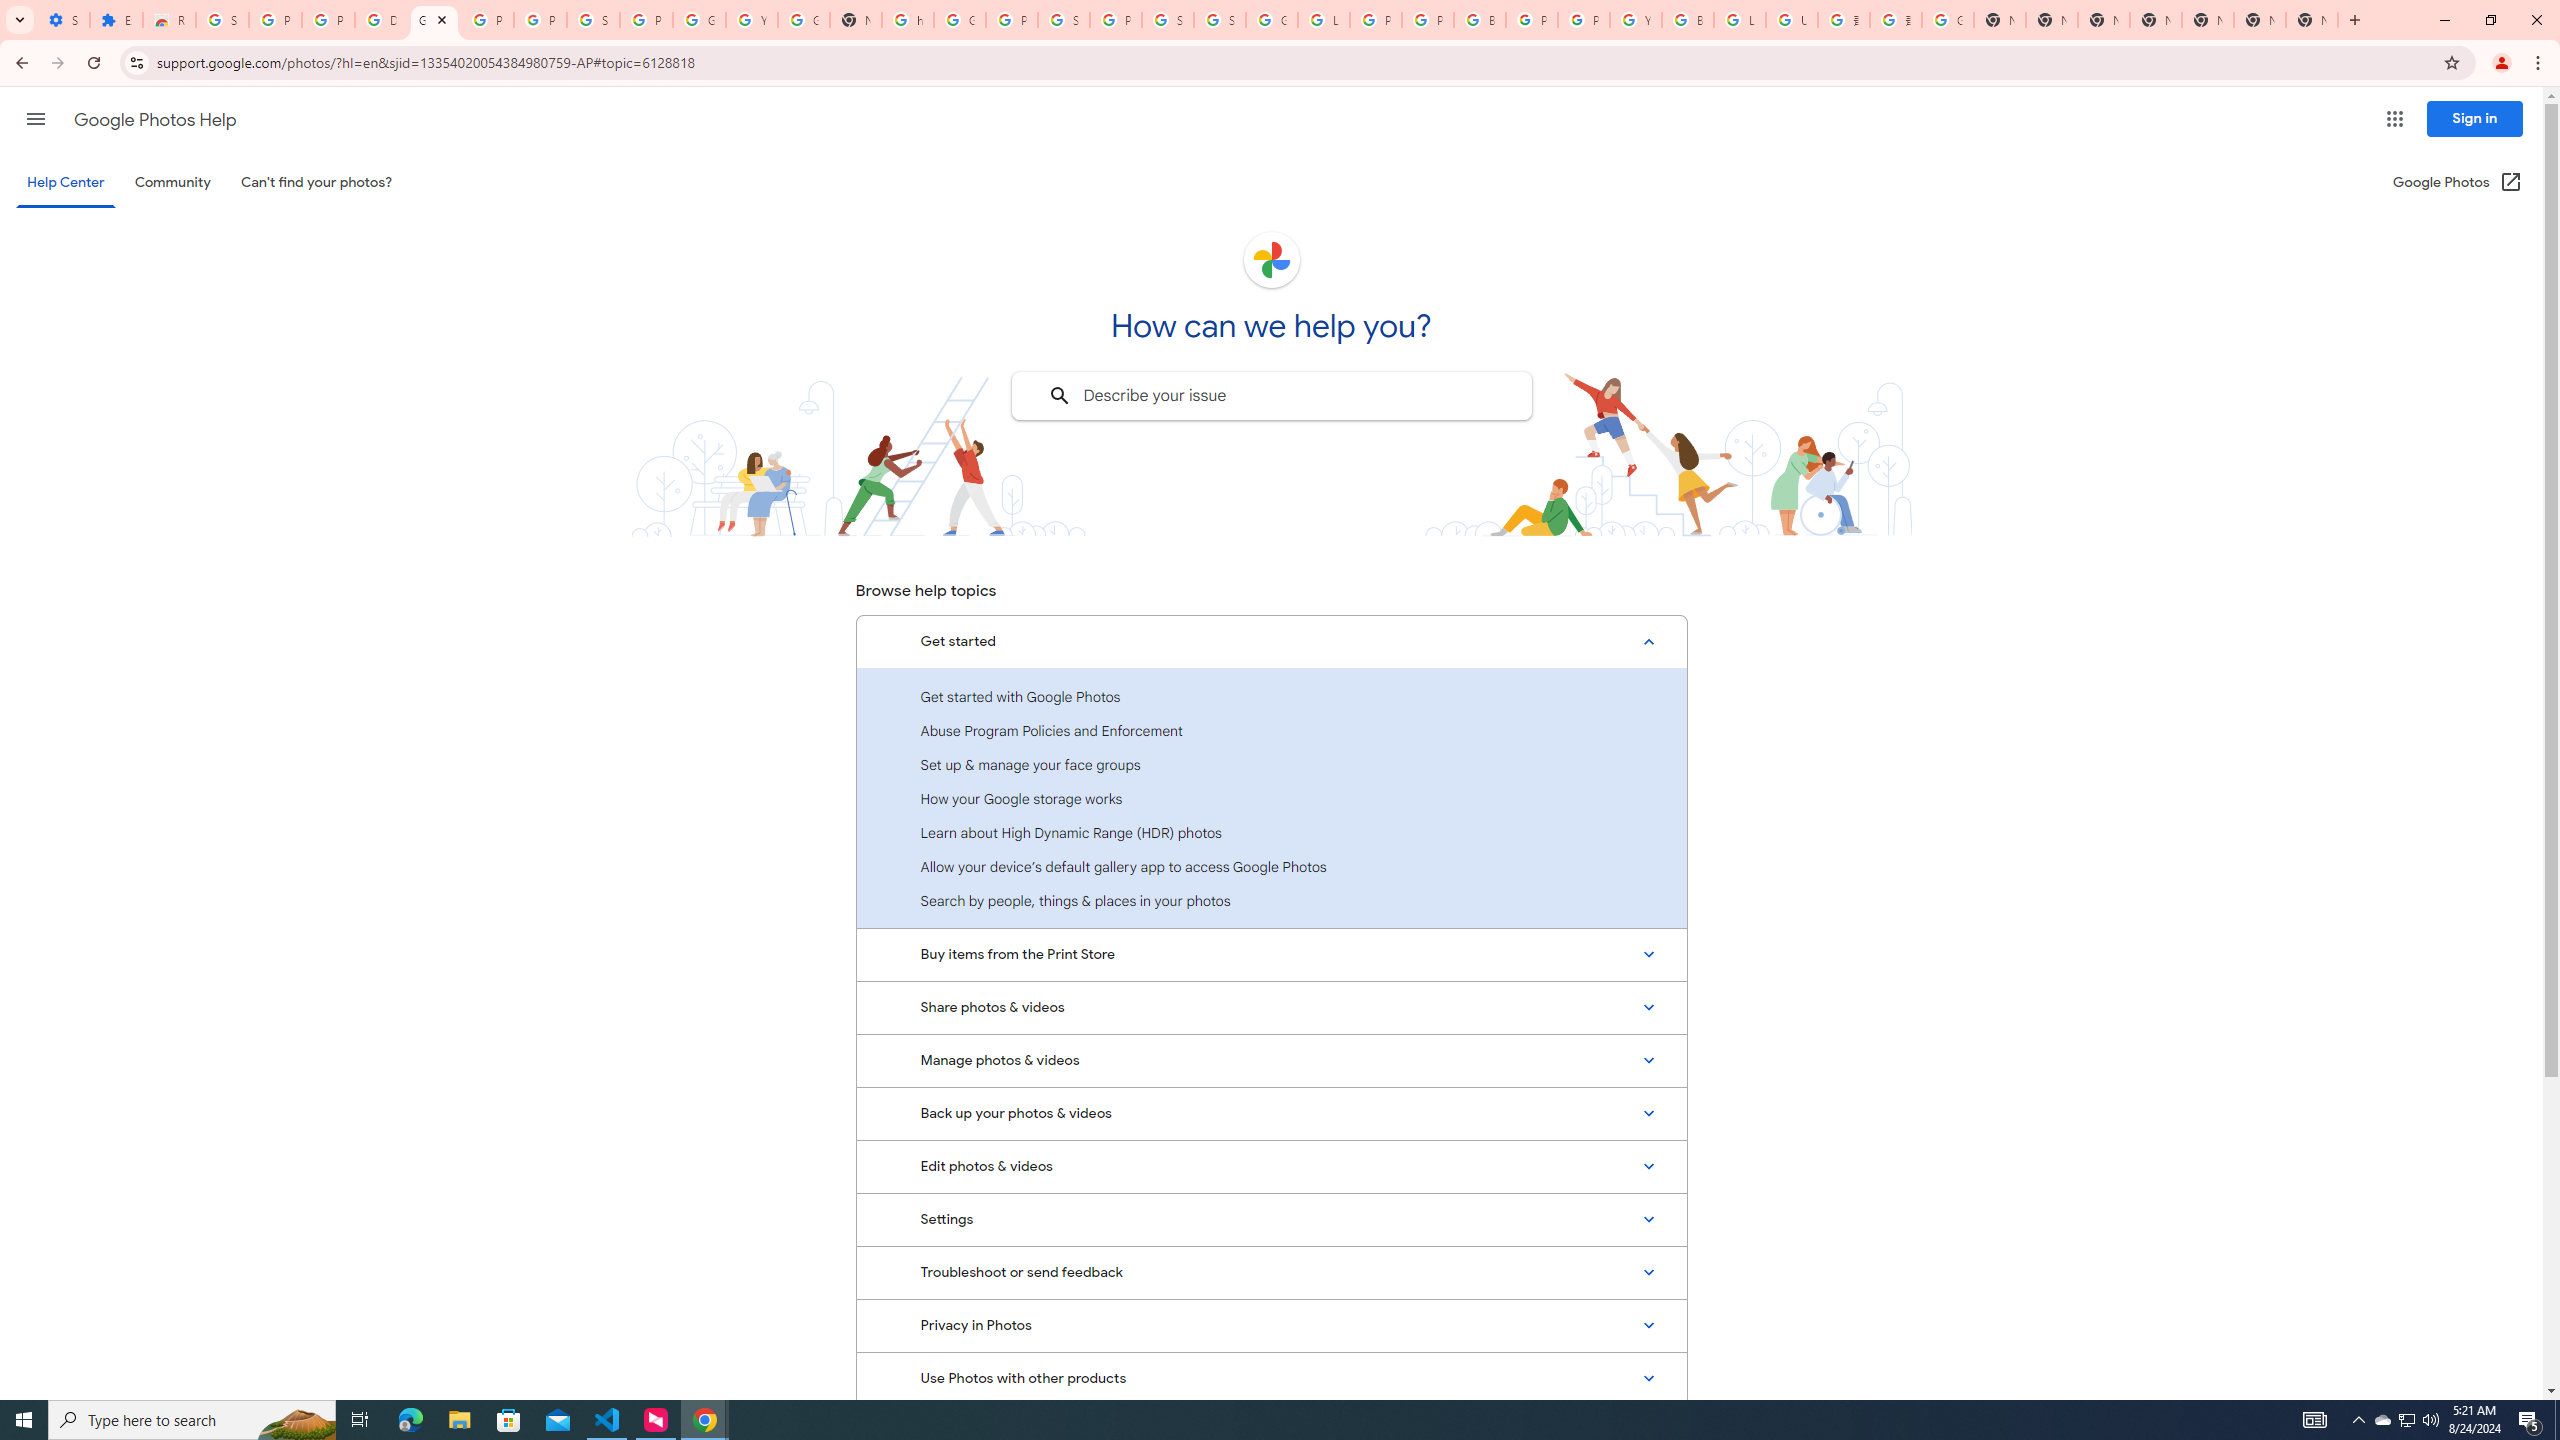 The width and height of the screenshot is (2560, 1440). What do you see at coordinates (1271, 798) in the screenshot?
I see `'How your Google storage works'` at bounding box center [1271, 798].